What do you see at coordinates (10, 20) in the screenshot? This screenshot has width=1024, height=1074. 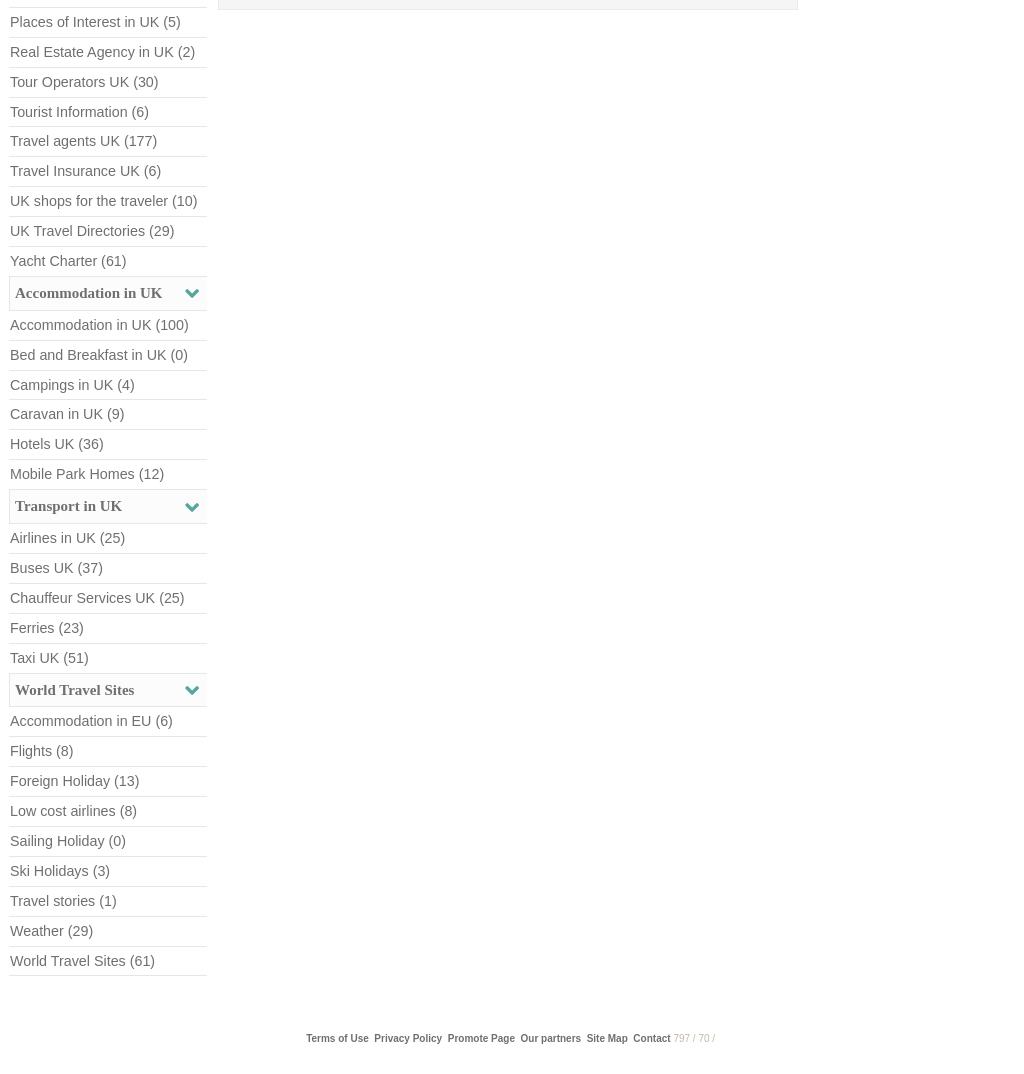 I see `'Places of Interest in UK (5)'` at bounding box center [10, 20].